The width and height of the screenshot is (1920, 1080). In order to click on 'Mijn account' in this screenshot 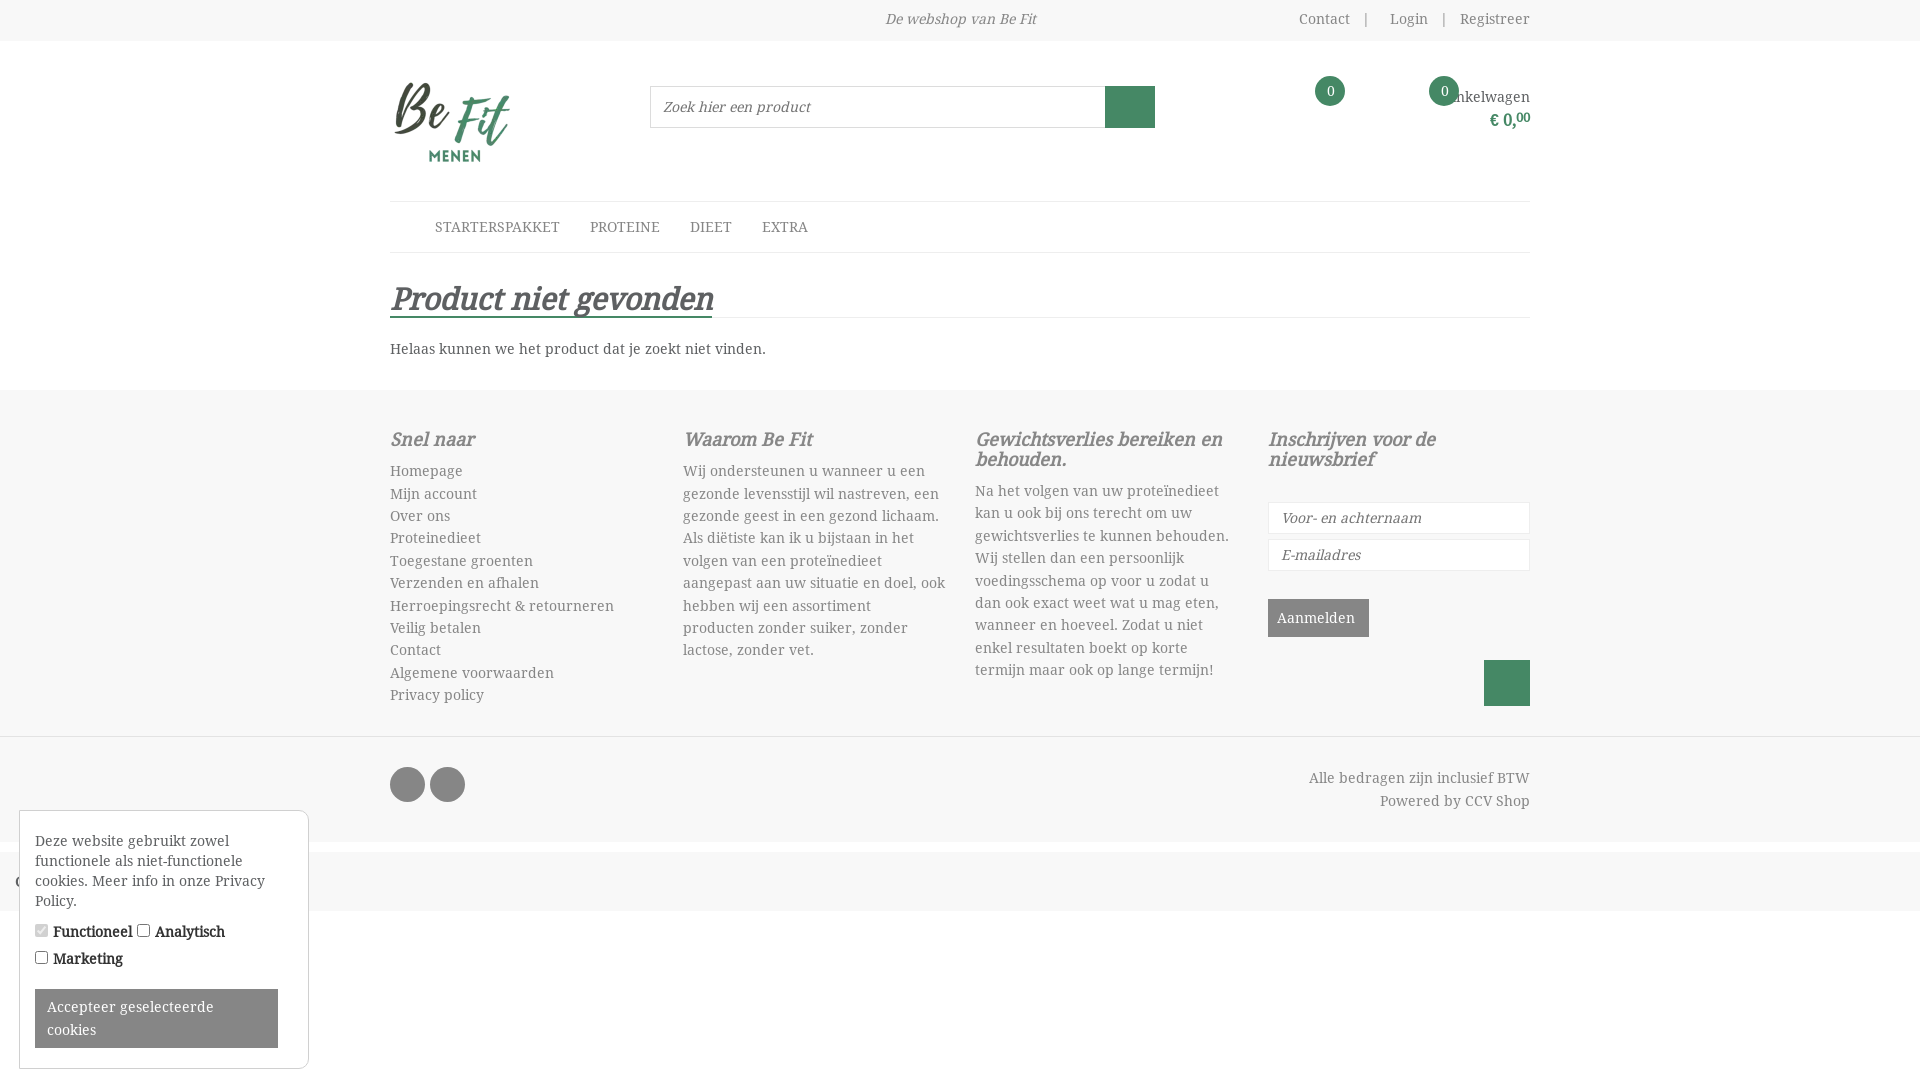, I will do `click(432, 493)`.